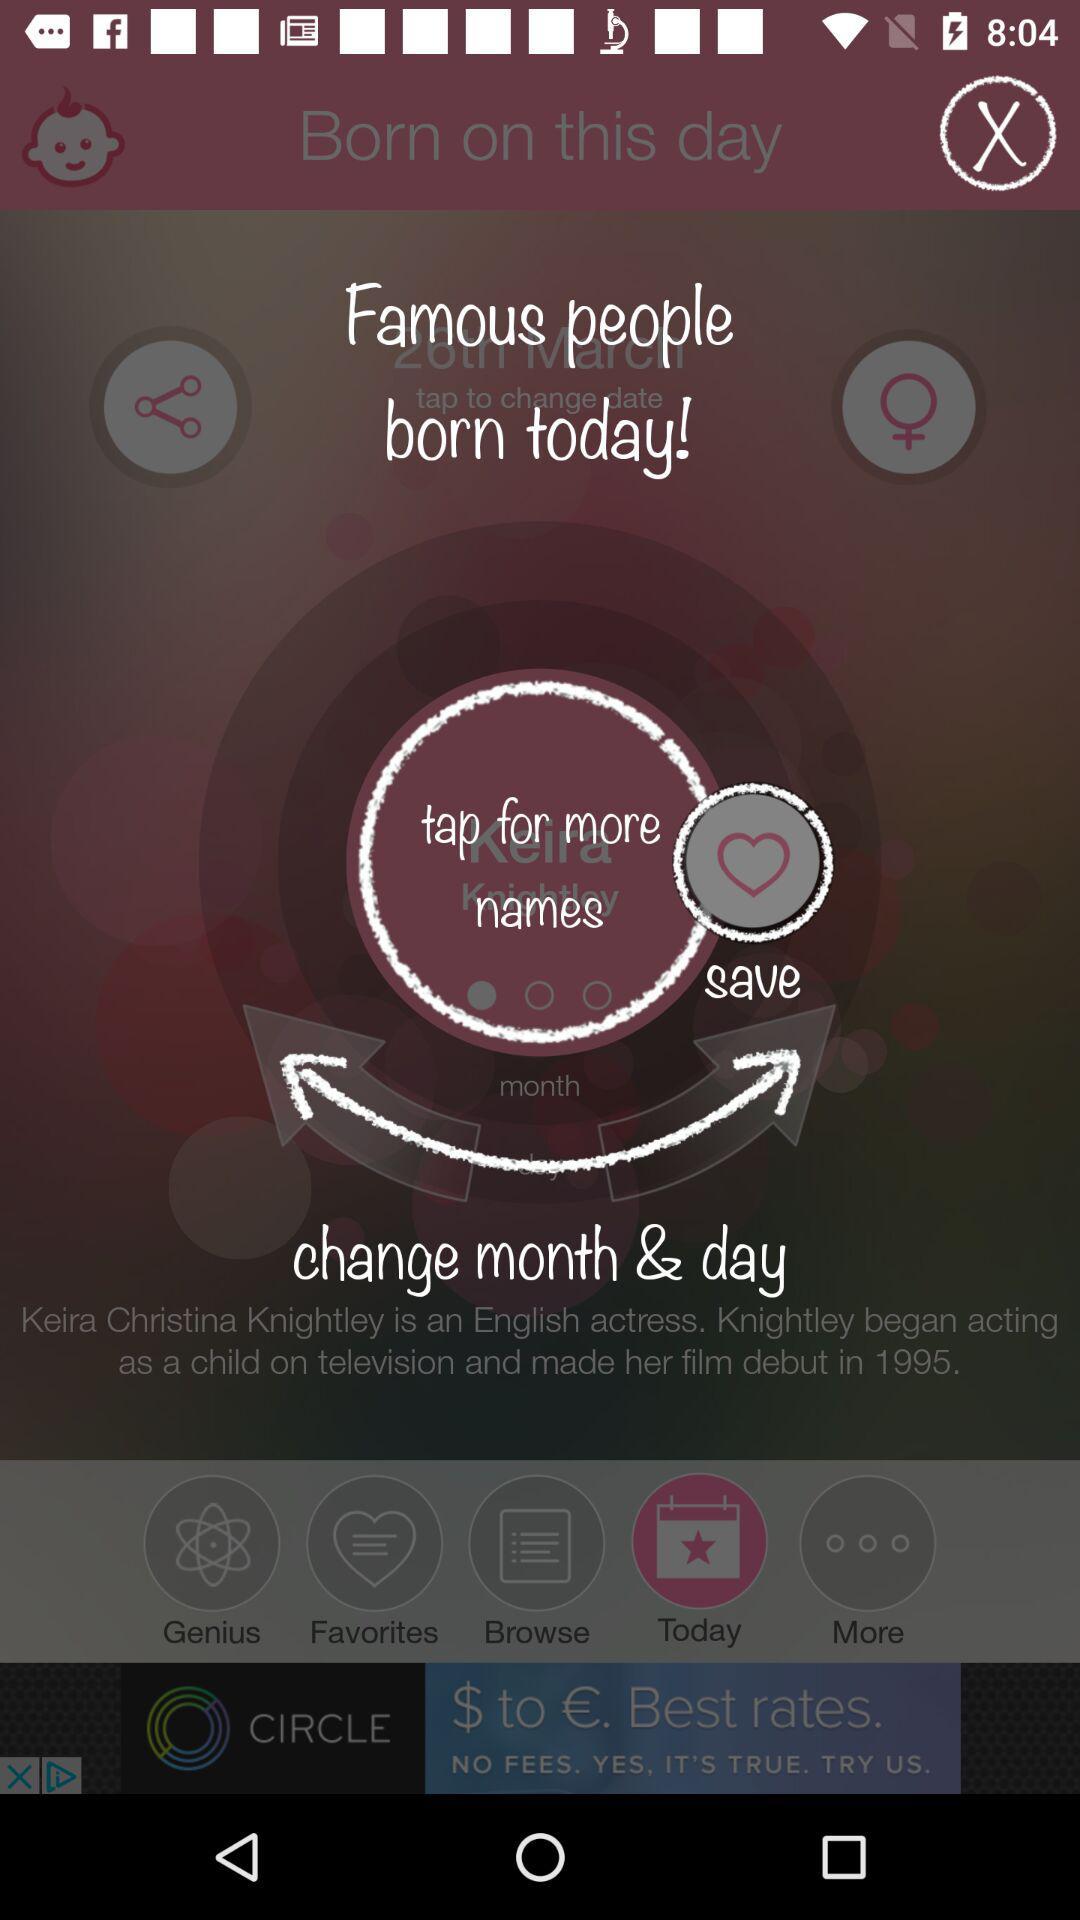  What do you see at coordinates (540, 862) in the screenshot?
I see `more names` at bounding box center [540, 862].